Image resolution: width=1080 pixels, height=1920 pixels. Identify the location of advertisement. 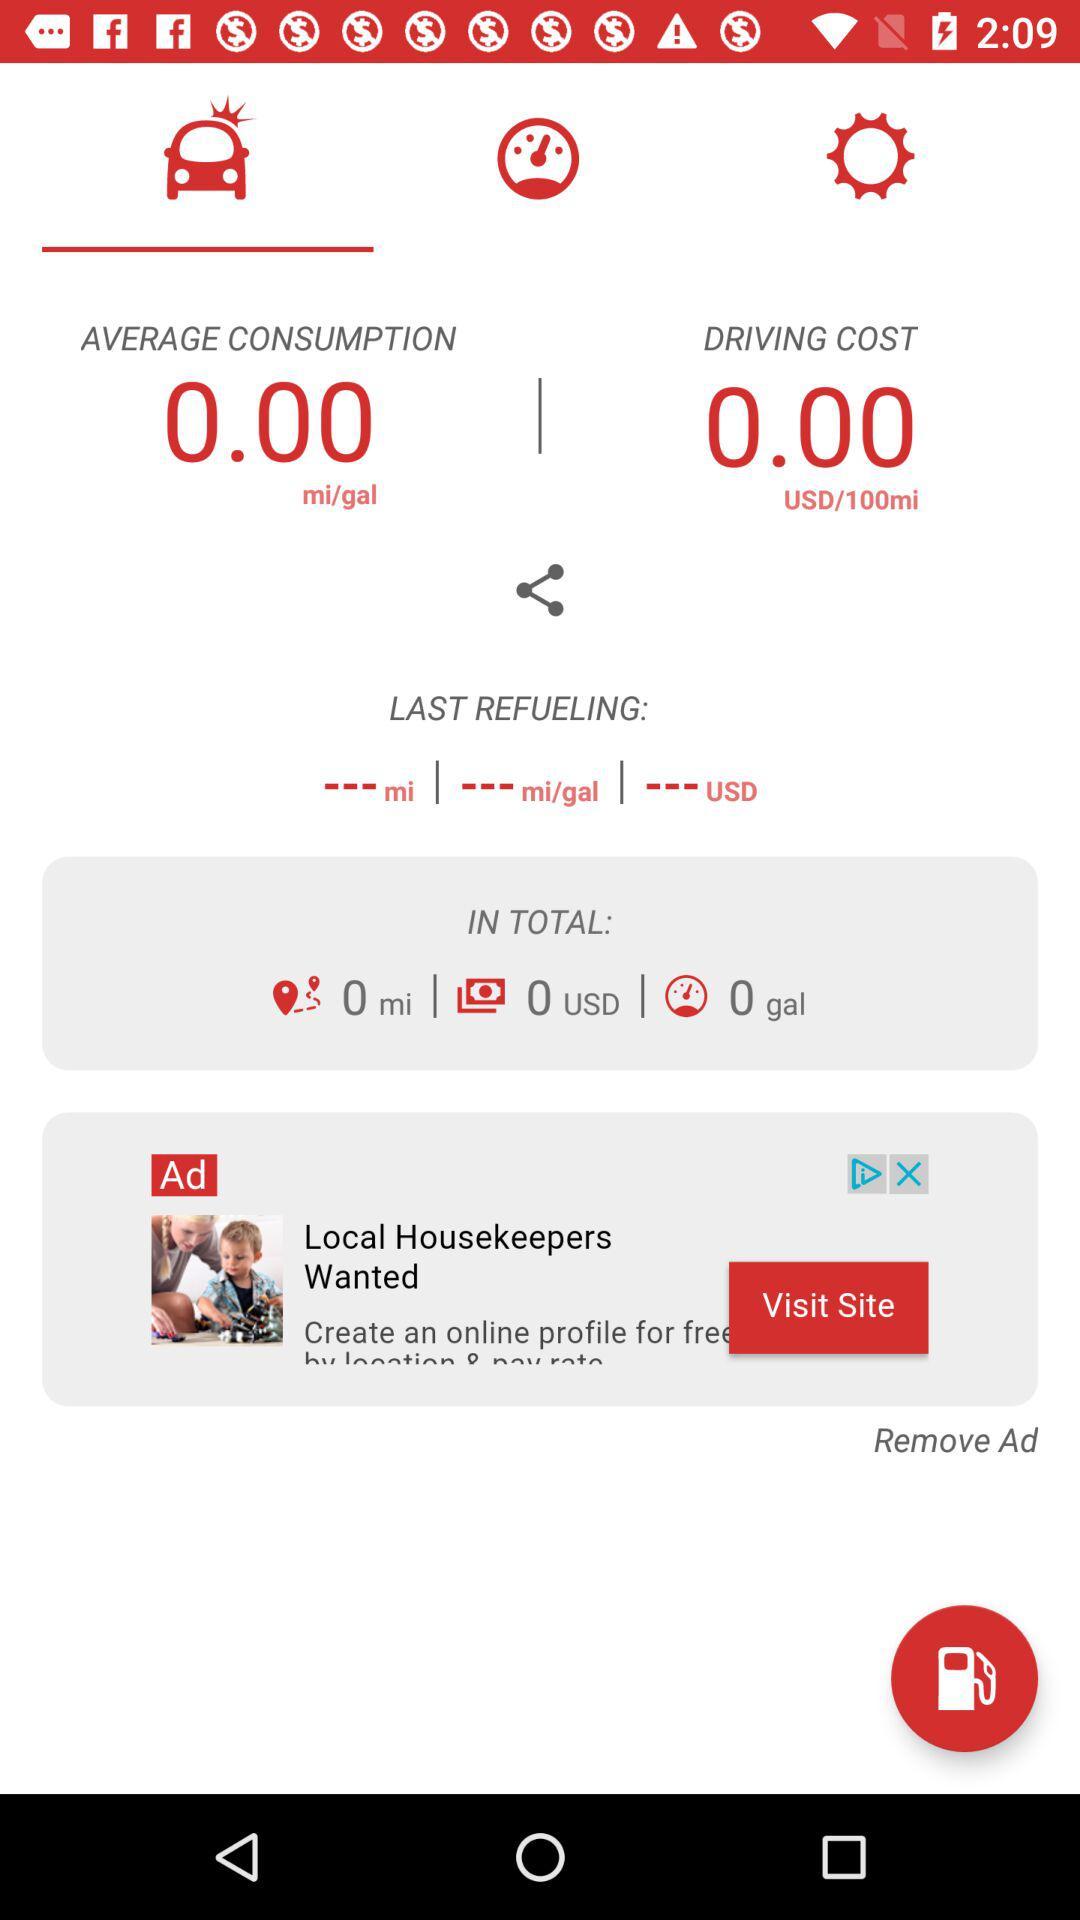
(540, 1258).